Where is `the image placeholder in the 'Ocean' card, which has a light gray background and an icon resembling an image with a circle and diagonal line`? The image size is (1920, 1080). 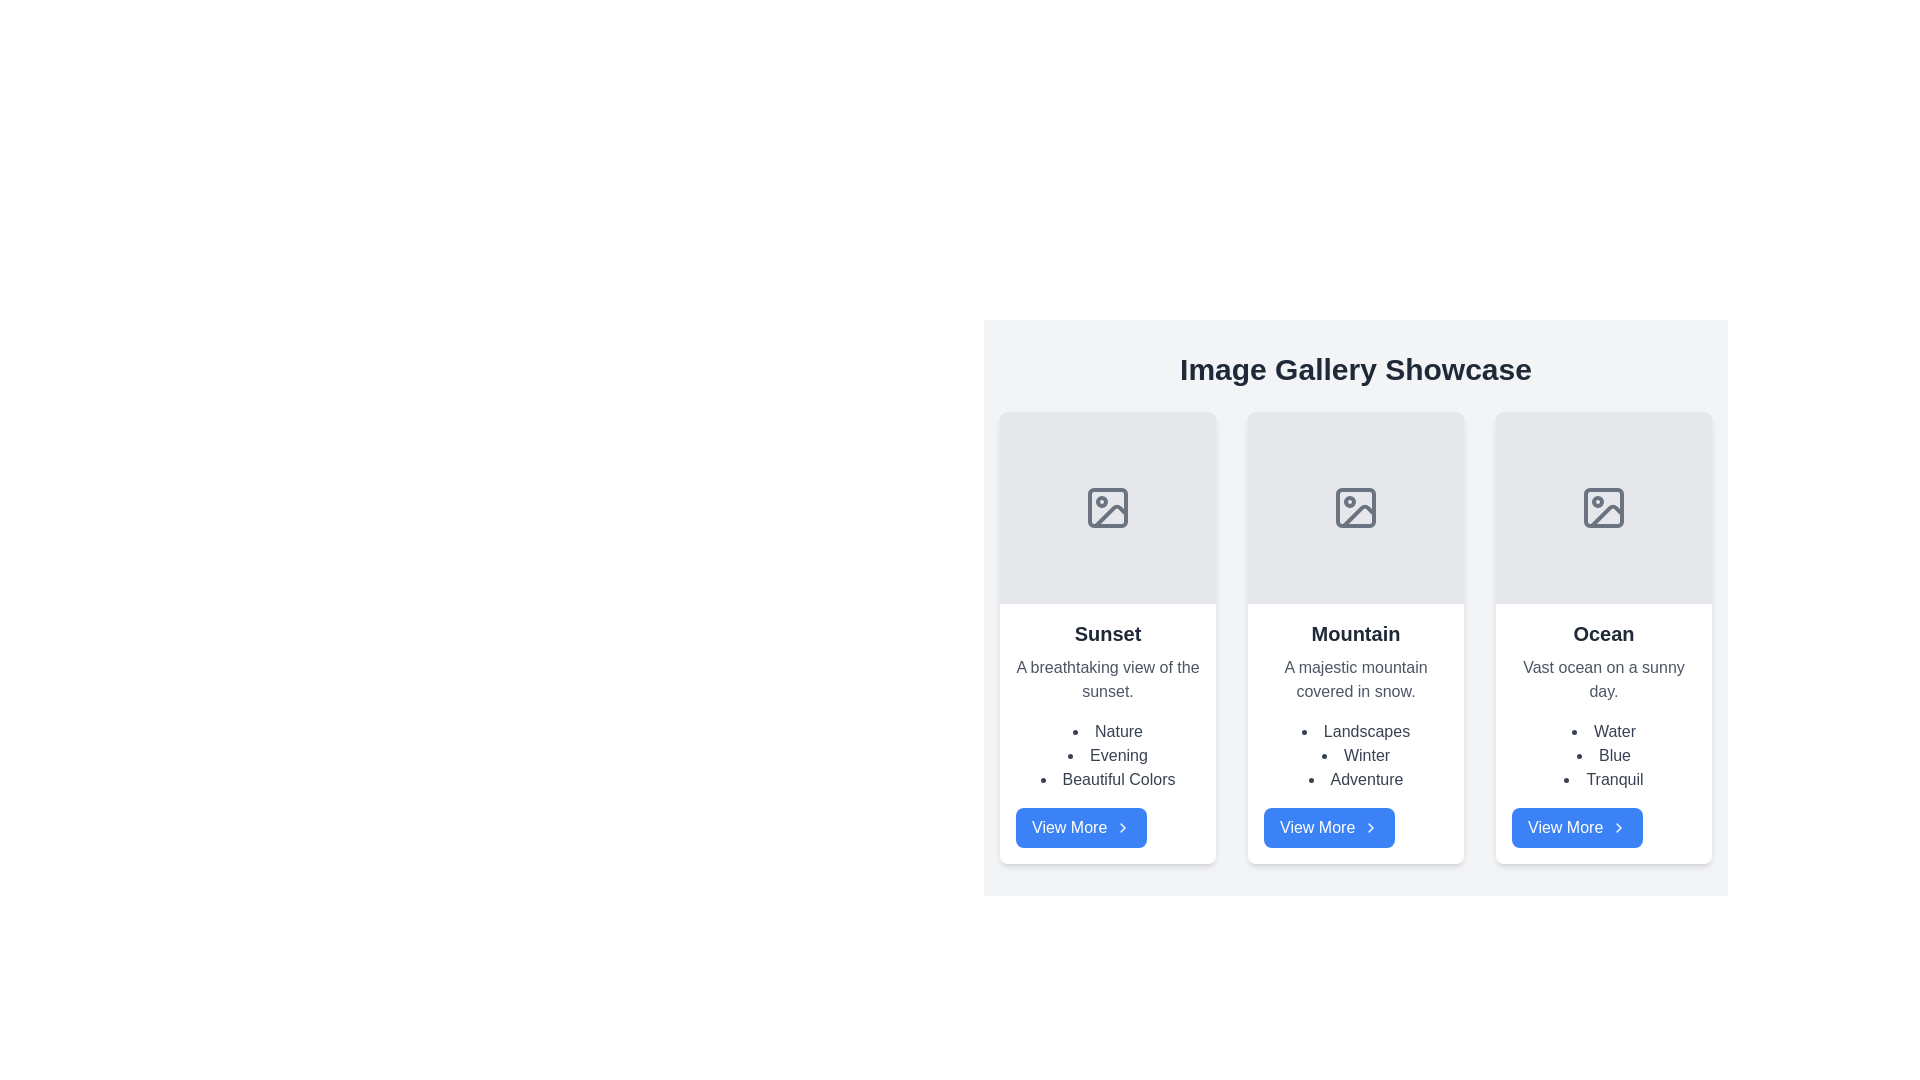 the image placeholder in the 'Ocean' card, which has a light gray background and an icon resembling an image with a circle and diagonal line is located at coordinates (1603, 507).